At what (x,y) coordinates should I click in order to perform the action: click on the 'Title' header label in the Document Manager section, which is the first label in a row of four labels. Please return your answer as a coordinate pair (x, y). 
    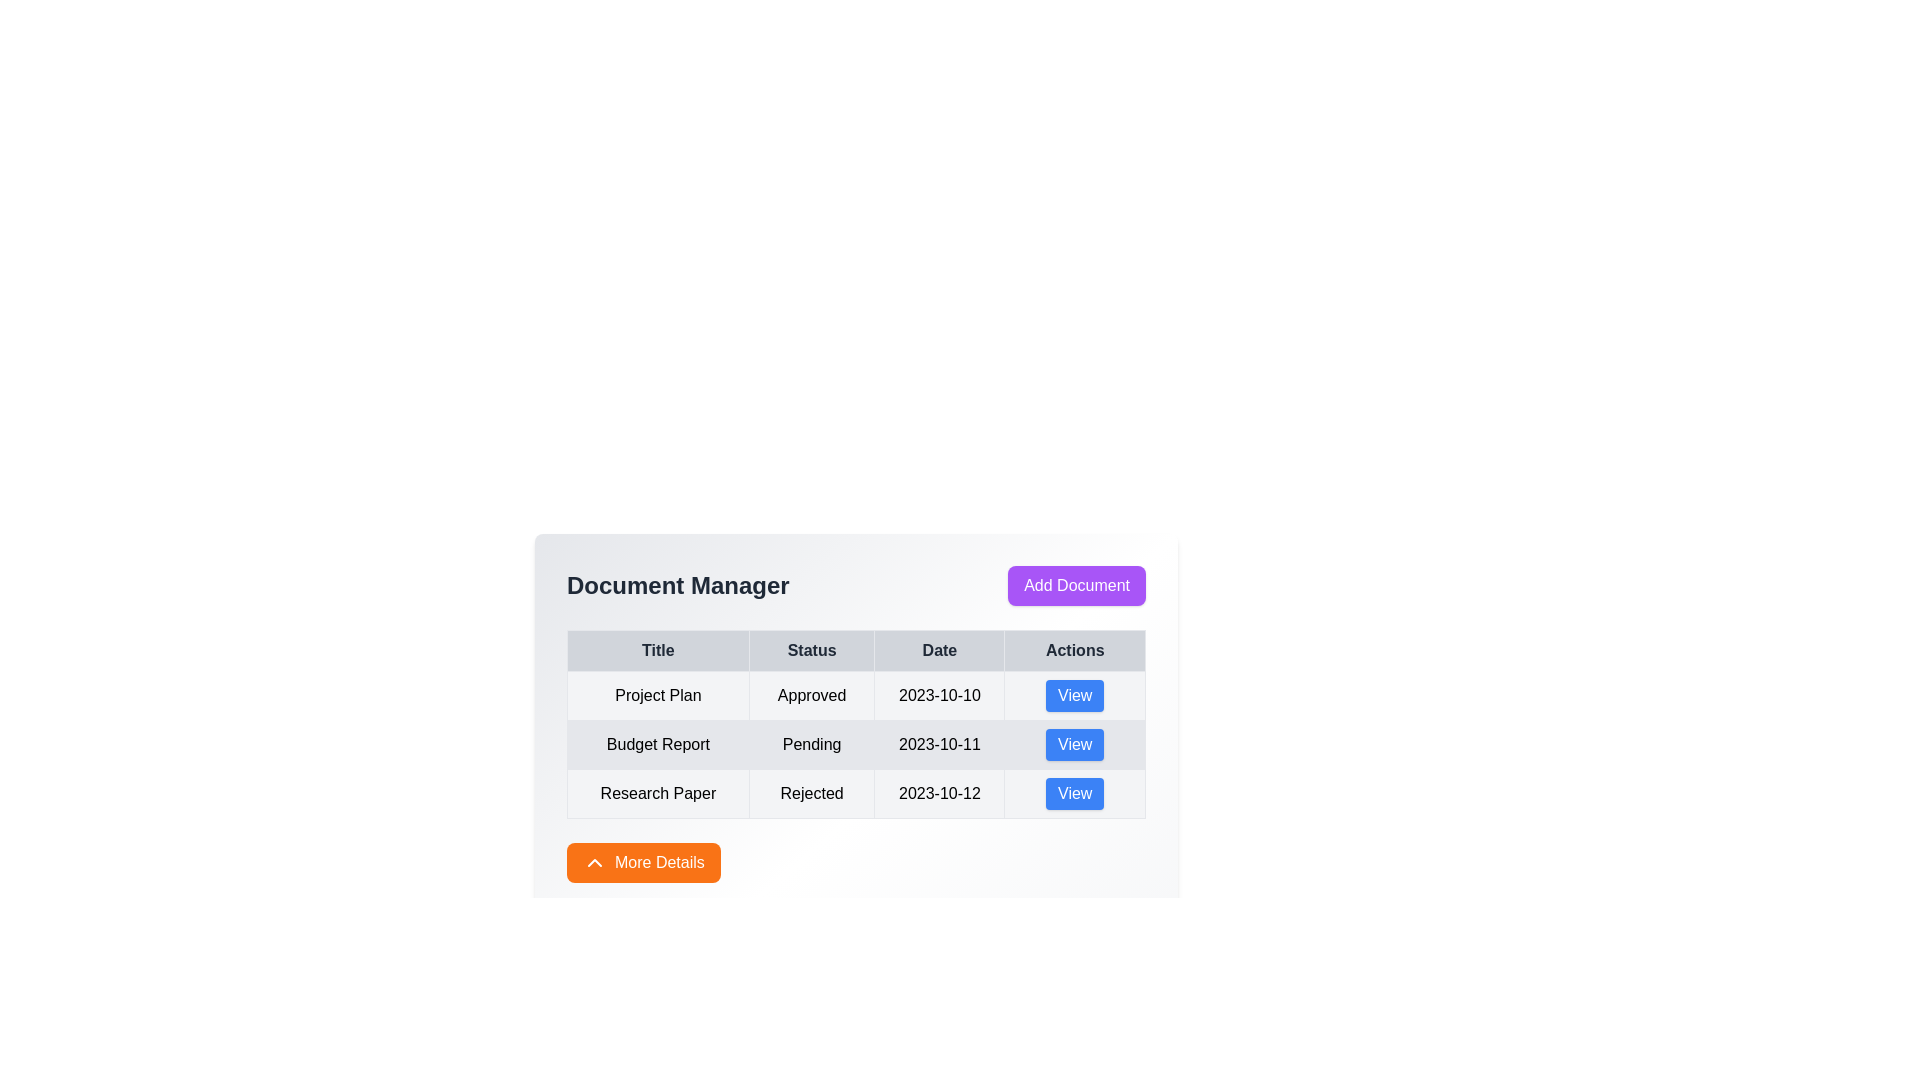
    Looking at the image, I should click on (658, 651).